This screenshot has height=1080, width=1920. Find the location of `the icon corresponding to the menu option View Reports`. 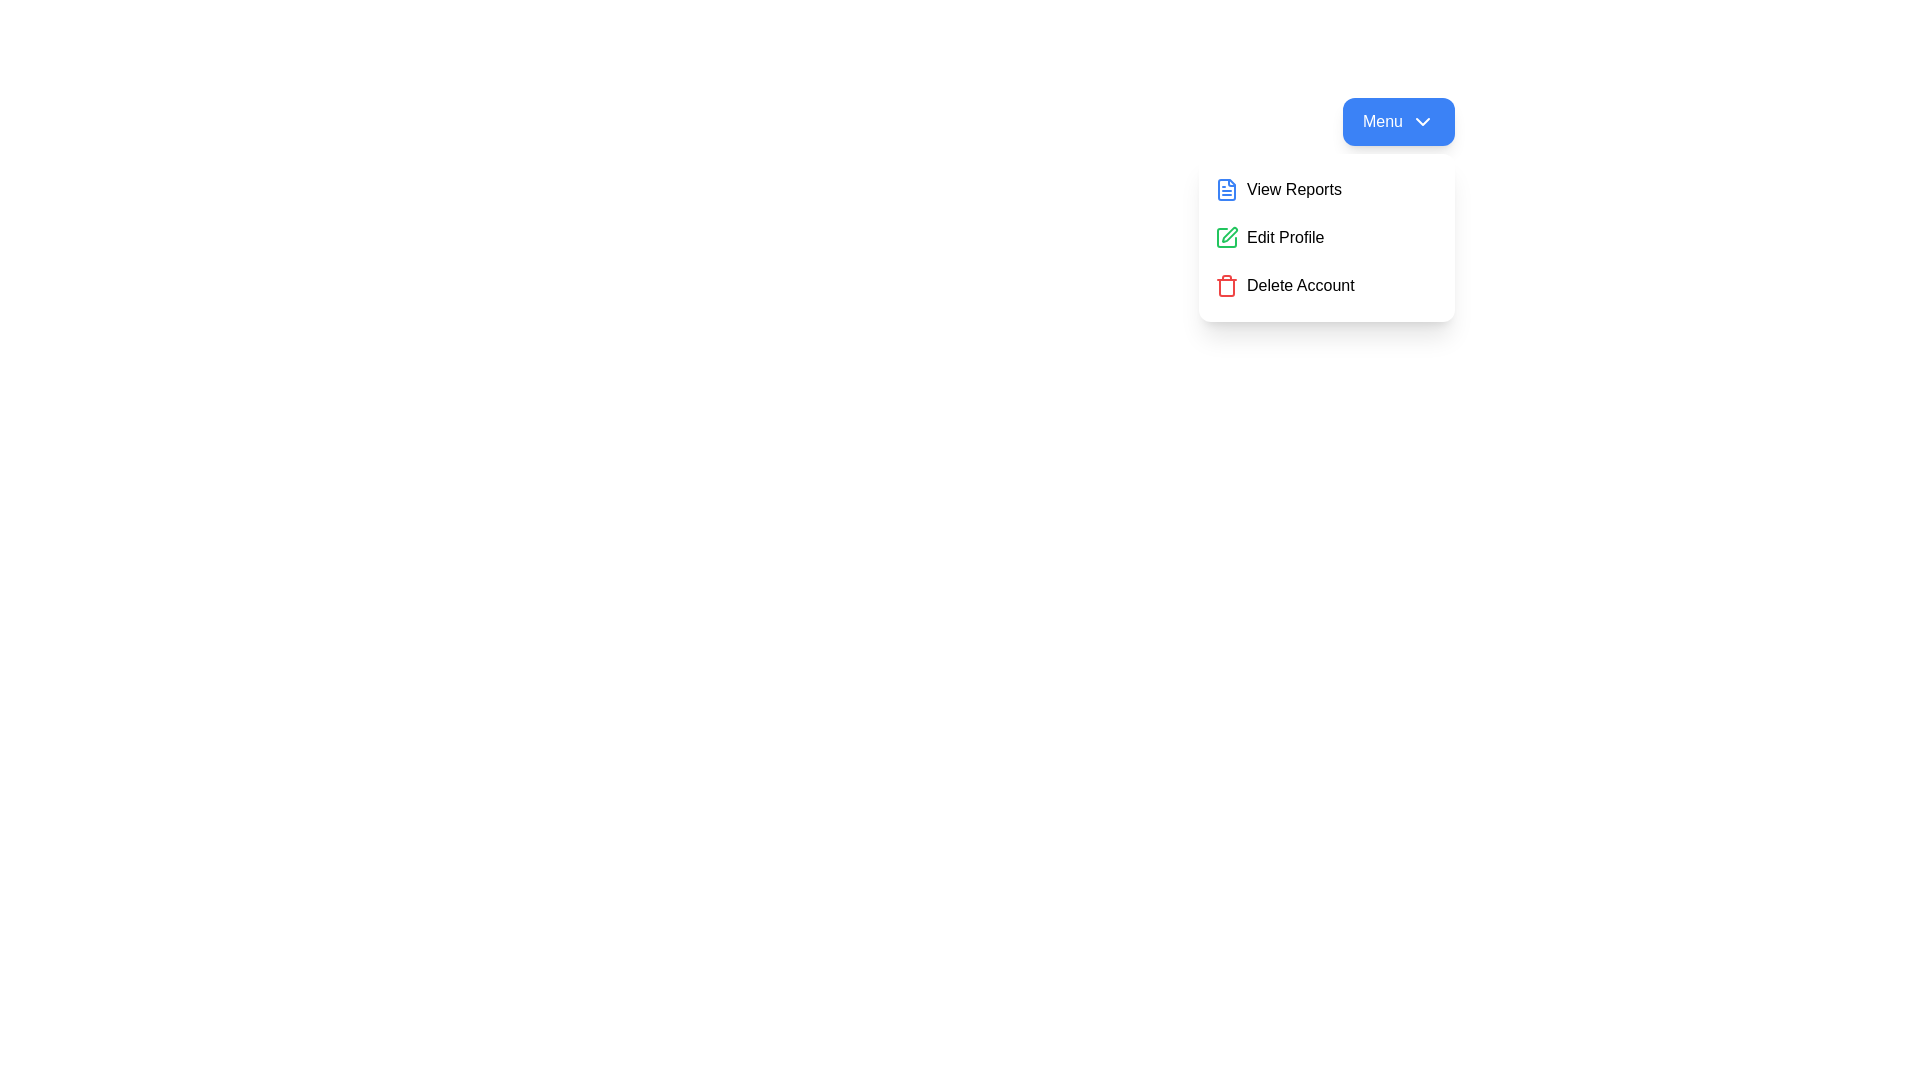

the icon corresponding to the menu option View Reports is located at coordinates (1226, 189).